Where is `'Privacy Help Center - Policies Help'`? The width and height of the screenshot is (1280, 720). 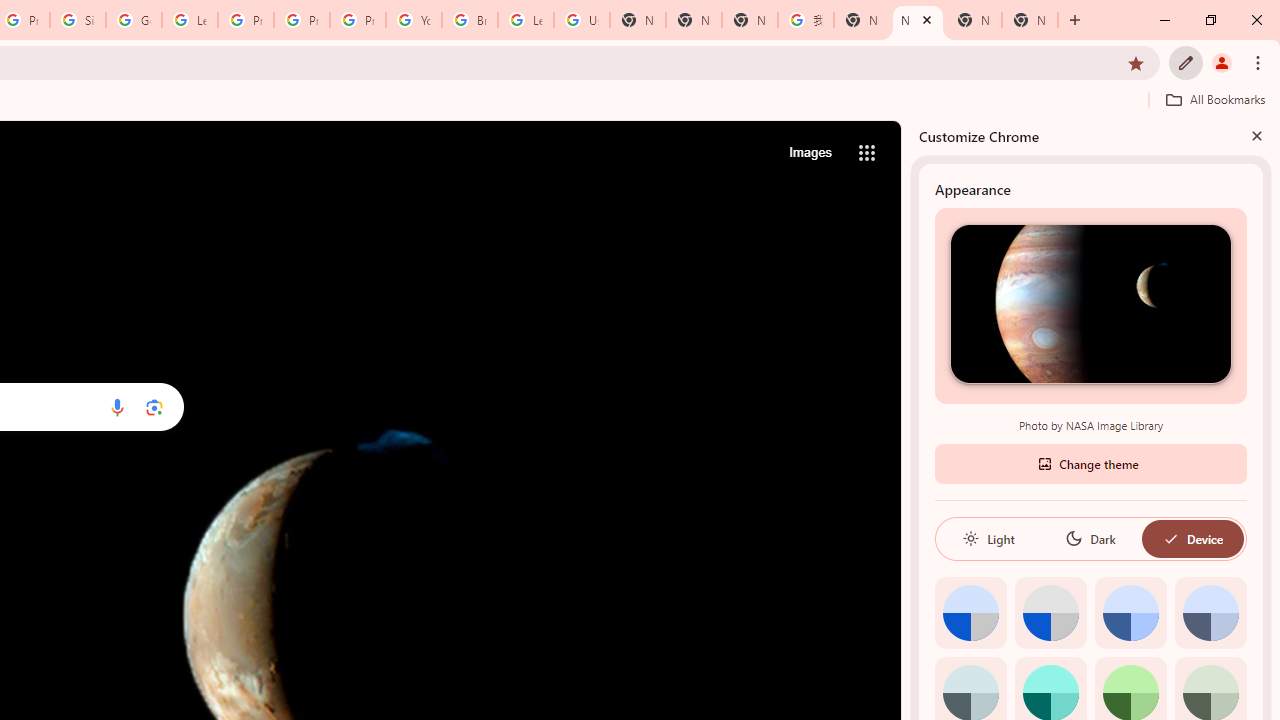
'Privacy Help Center - Policies Help' is located at coordinates (301, 20).